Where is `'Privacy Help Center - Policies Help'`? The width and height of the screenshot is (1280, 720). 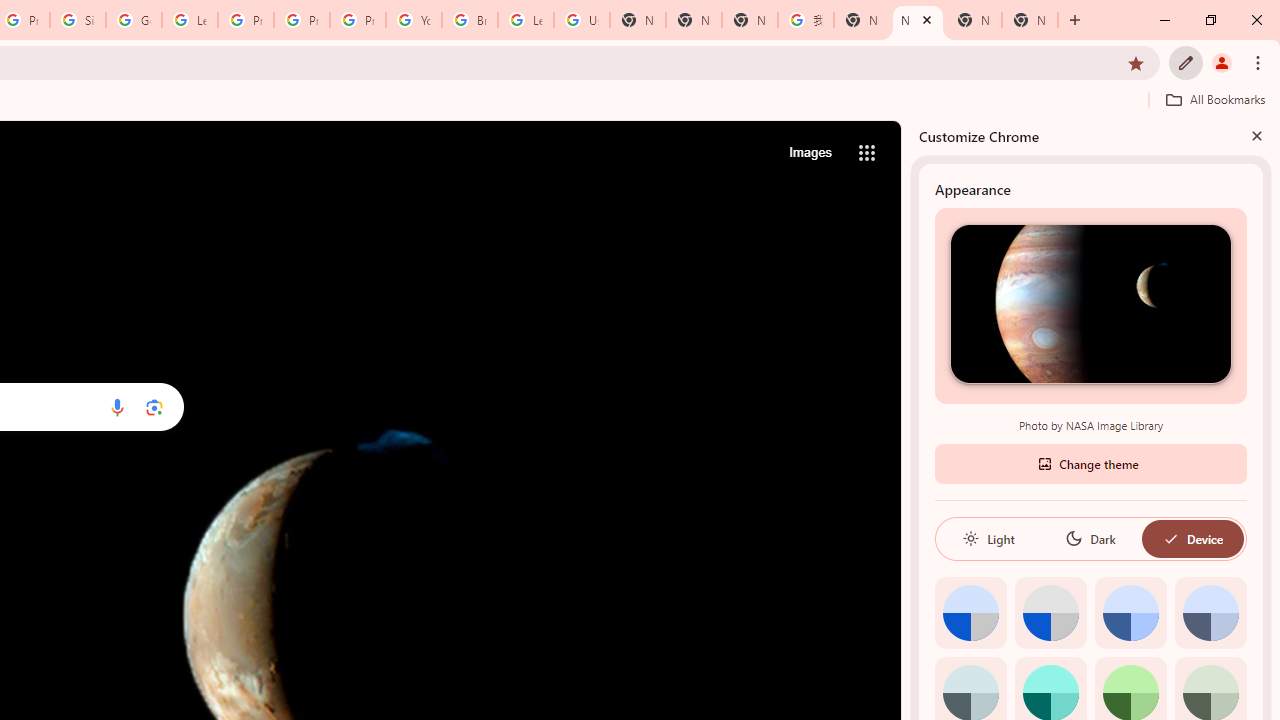
'Privacy Help Center - Policies Help' is located at coordinates (301, 20).